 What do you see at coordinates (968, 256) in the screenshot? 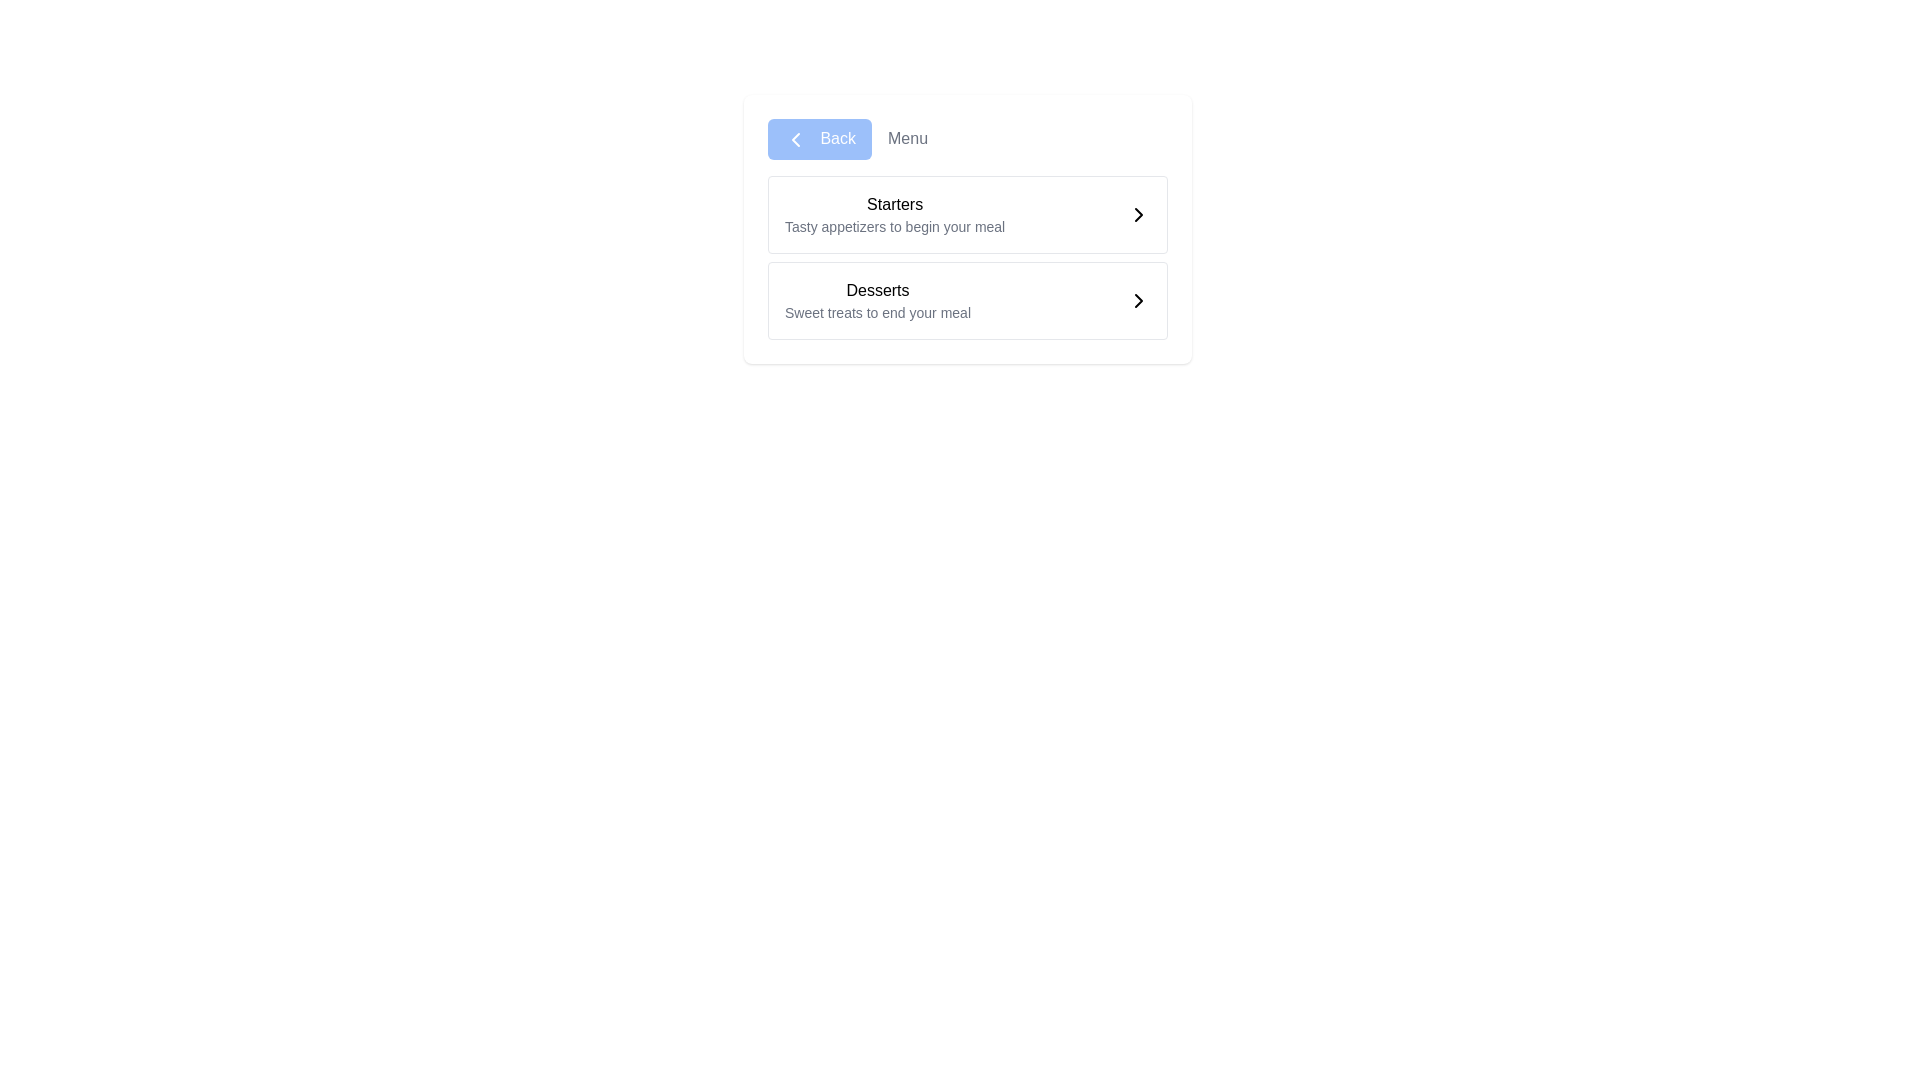
I see `the Menu list block which allows users` at bounding box center [968, 256].